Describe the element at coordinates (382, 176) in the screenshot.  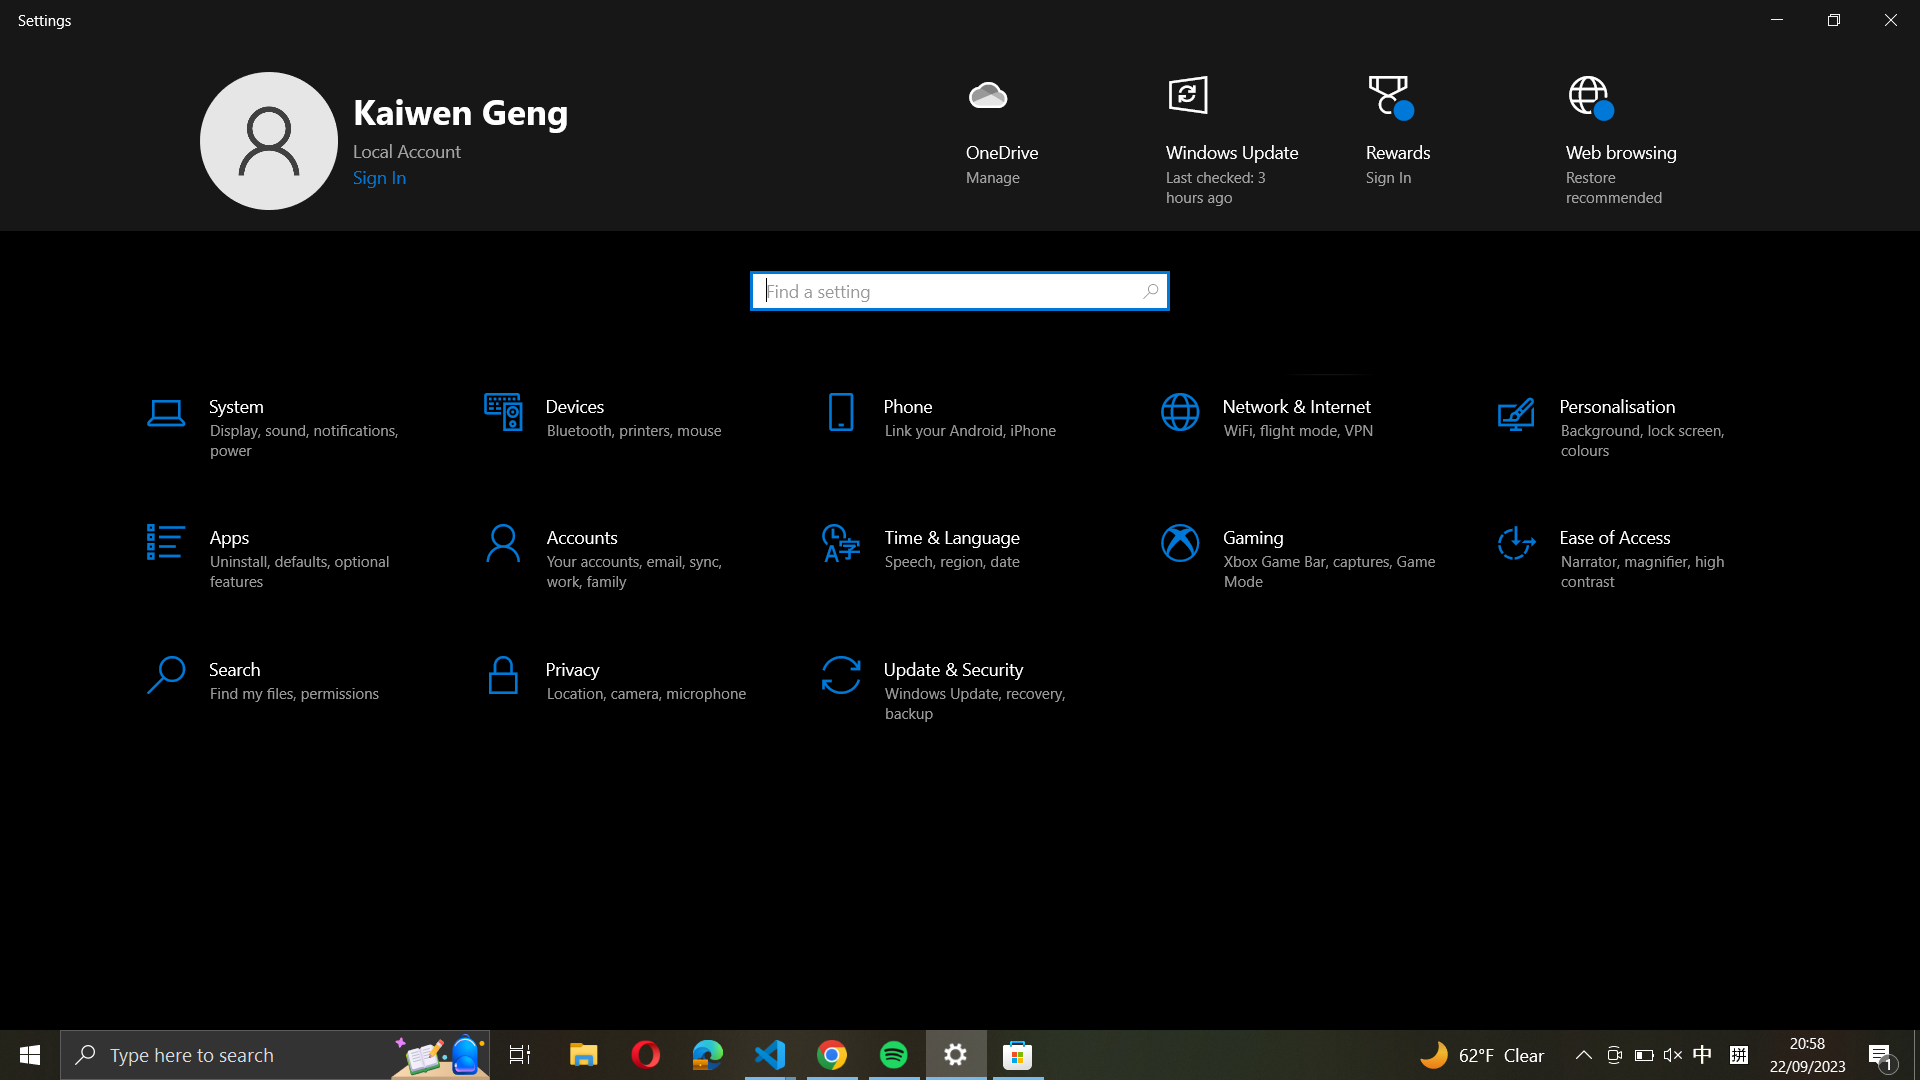
I see `the "sign in" option to authenticate your windows using your Microsoft credentials` at that location.